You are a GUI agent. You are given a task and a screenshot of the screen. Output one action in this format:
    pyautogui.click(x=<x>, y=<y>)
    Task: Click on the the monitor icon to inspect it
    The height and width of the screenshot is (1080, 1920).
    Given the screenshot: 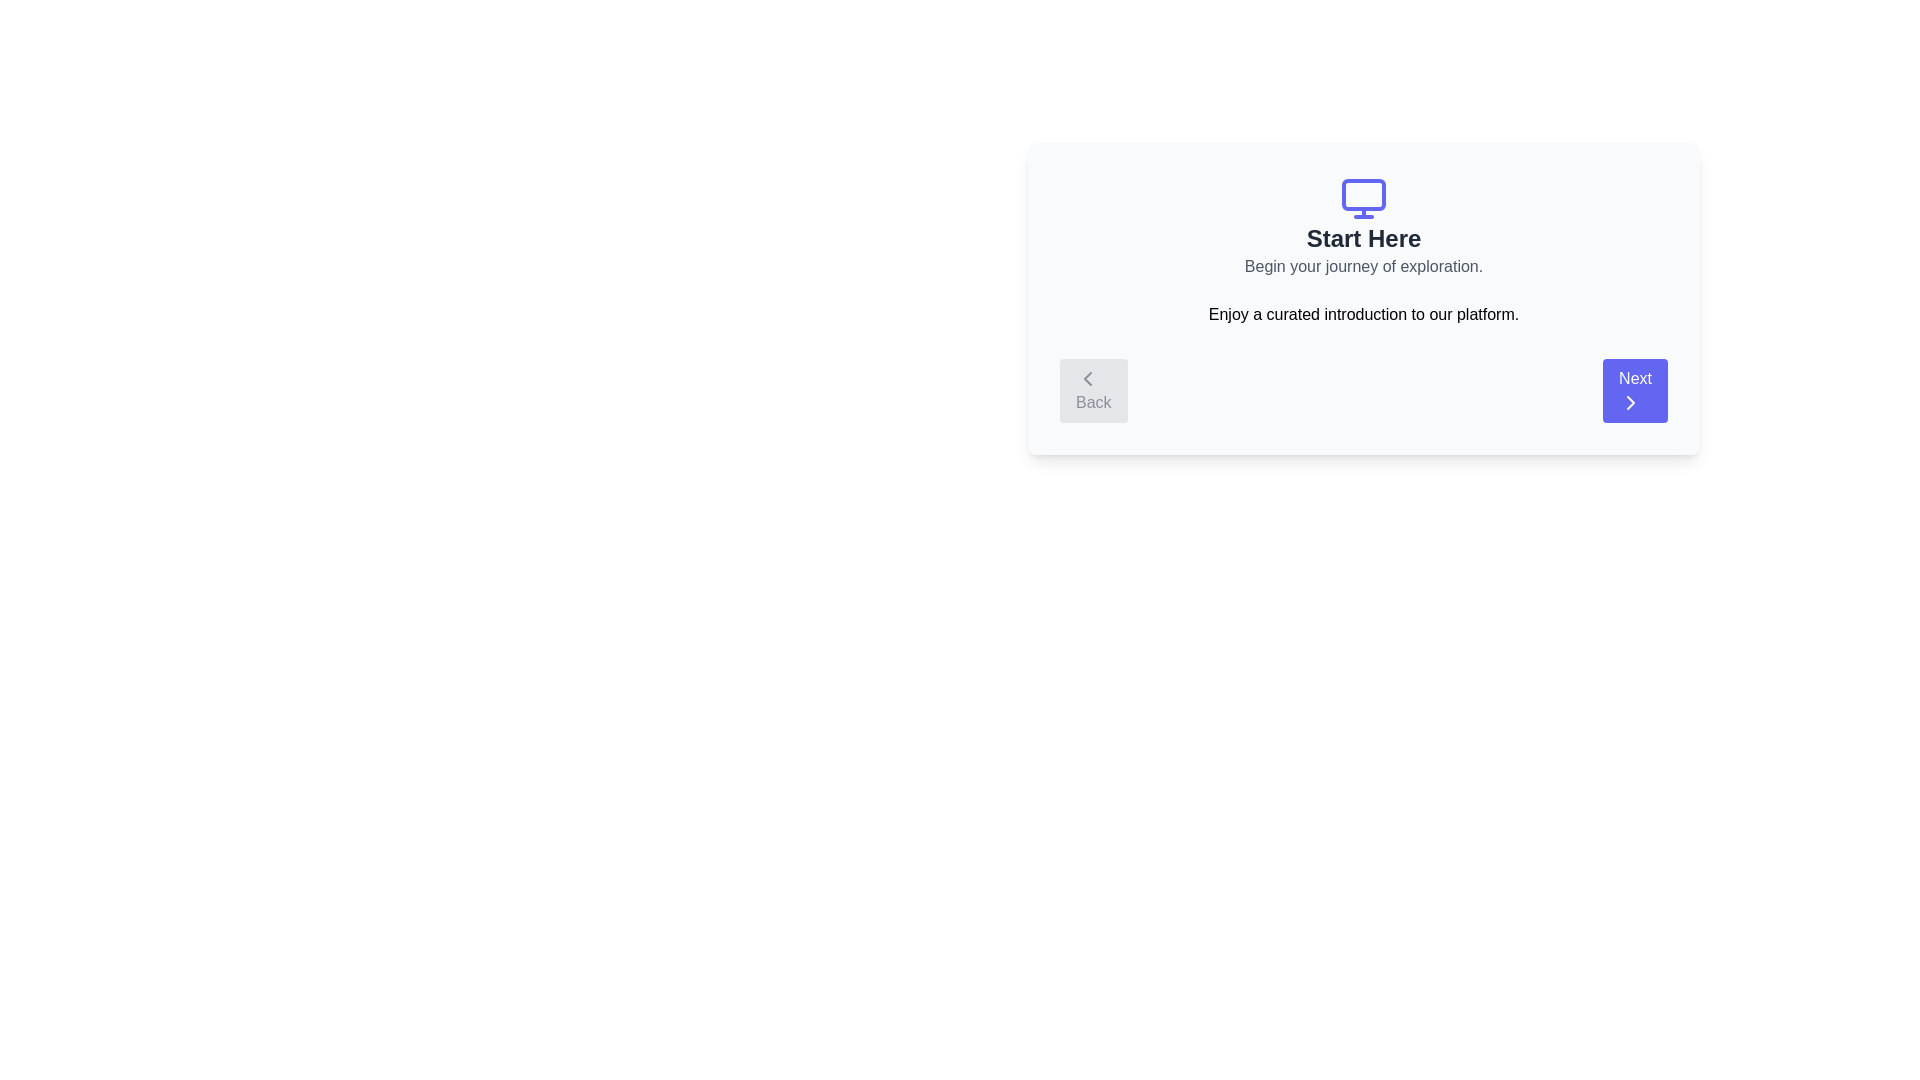 What is the action you would take?
    pyautogui.click(x=1362, y=199)
    